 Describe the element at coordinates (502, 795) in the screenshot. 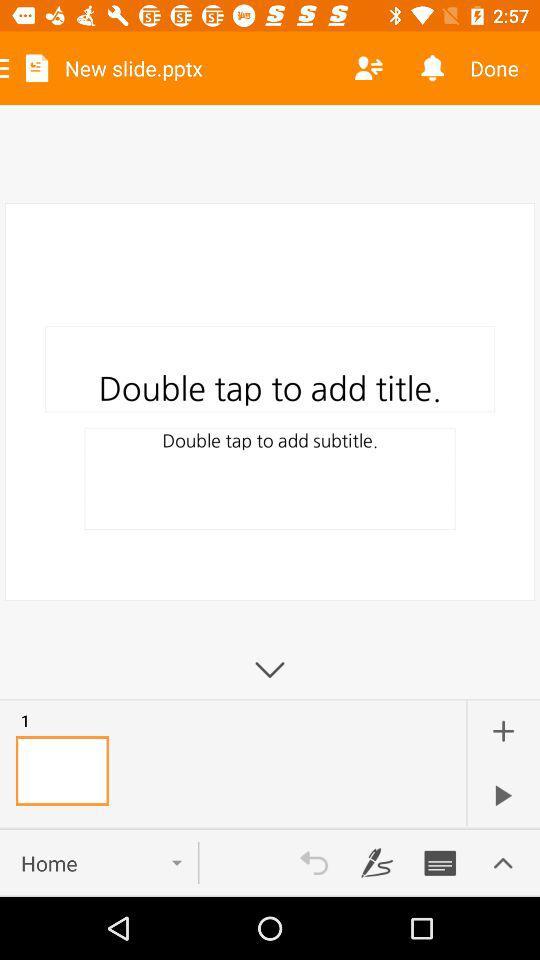

I see `button` at that location.